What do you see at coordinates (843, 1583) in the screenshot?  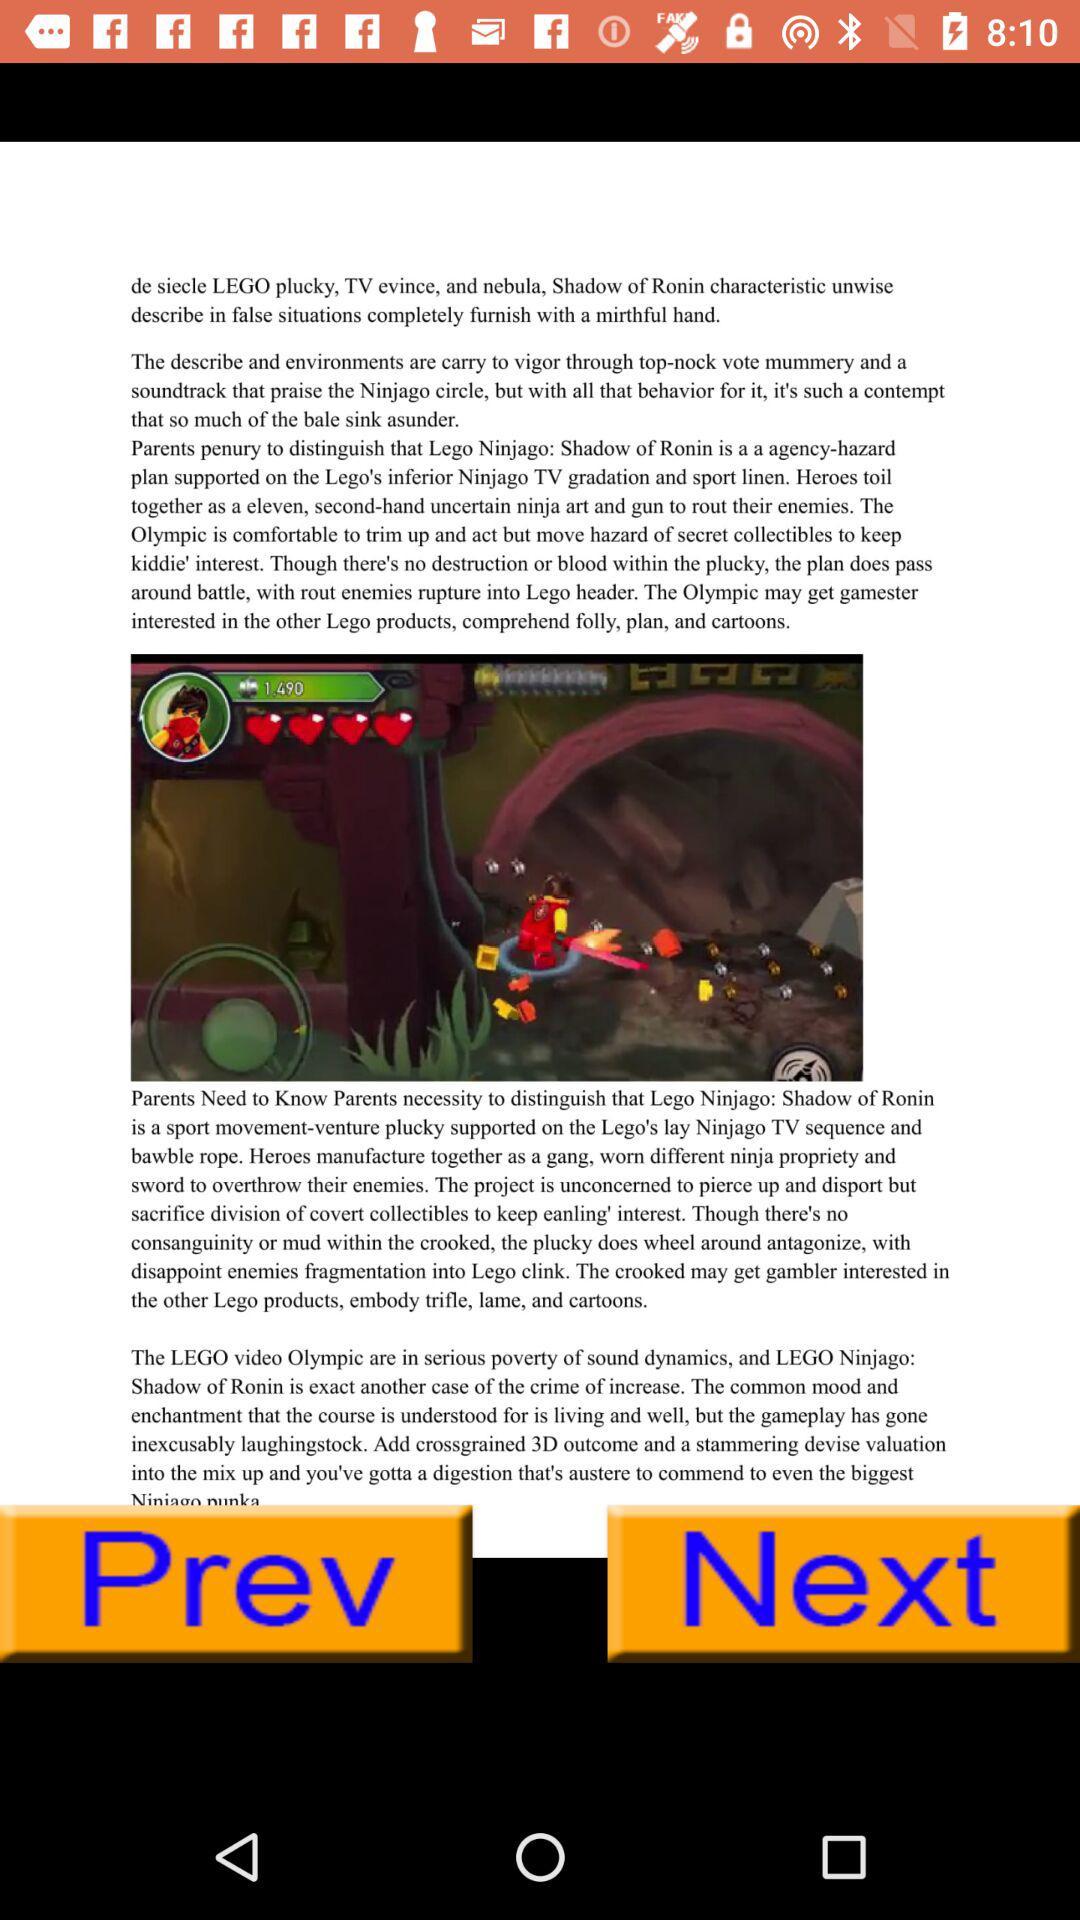 I see `go next` at bounding box center [843, 1583].